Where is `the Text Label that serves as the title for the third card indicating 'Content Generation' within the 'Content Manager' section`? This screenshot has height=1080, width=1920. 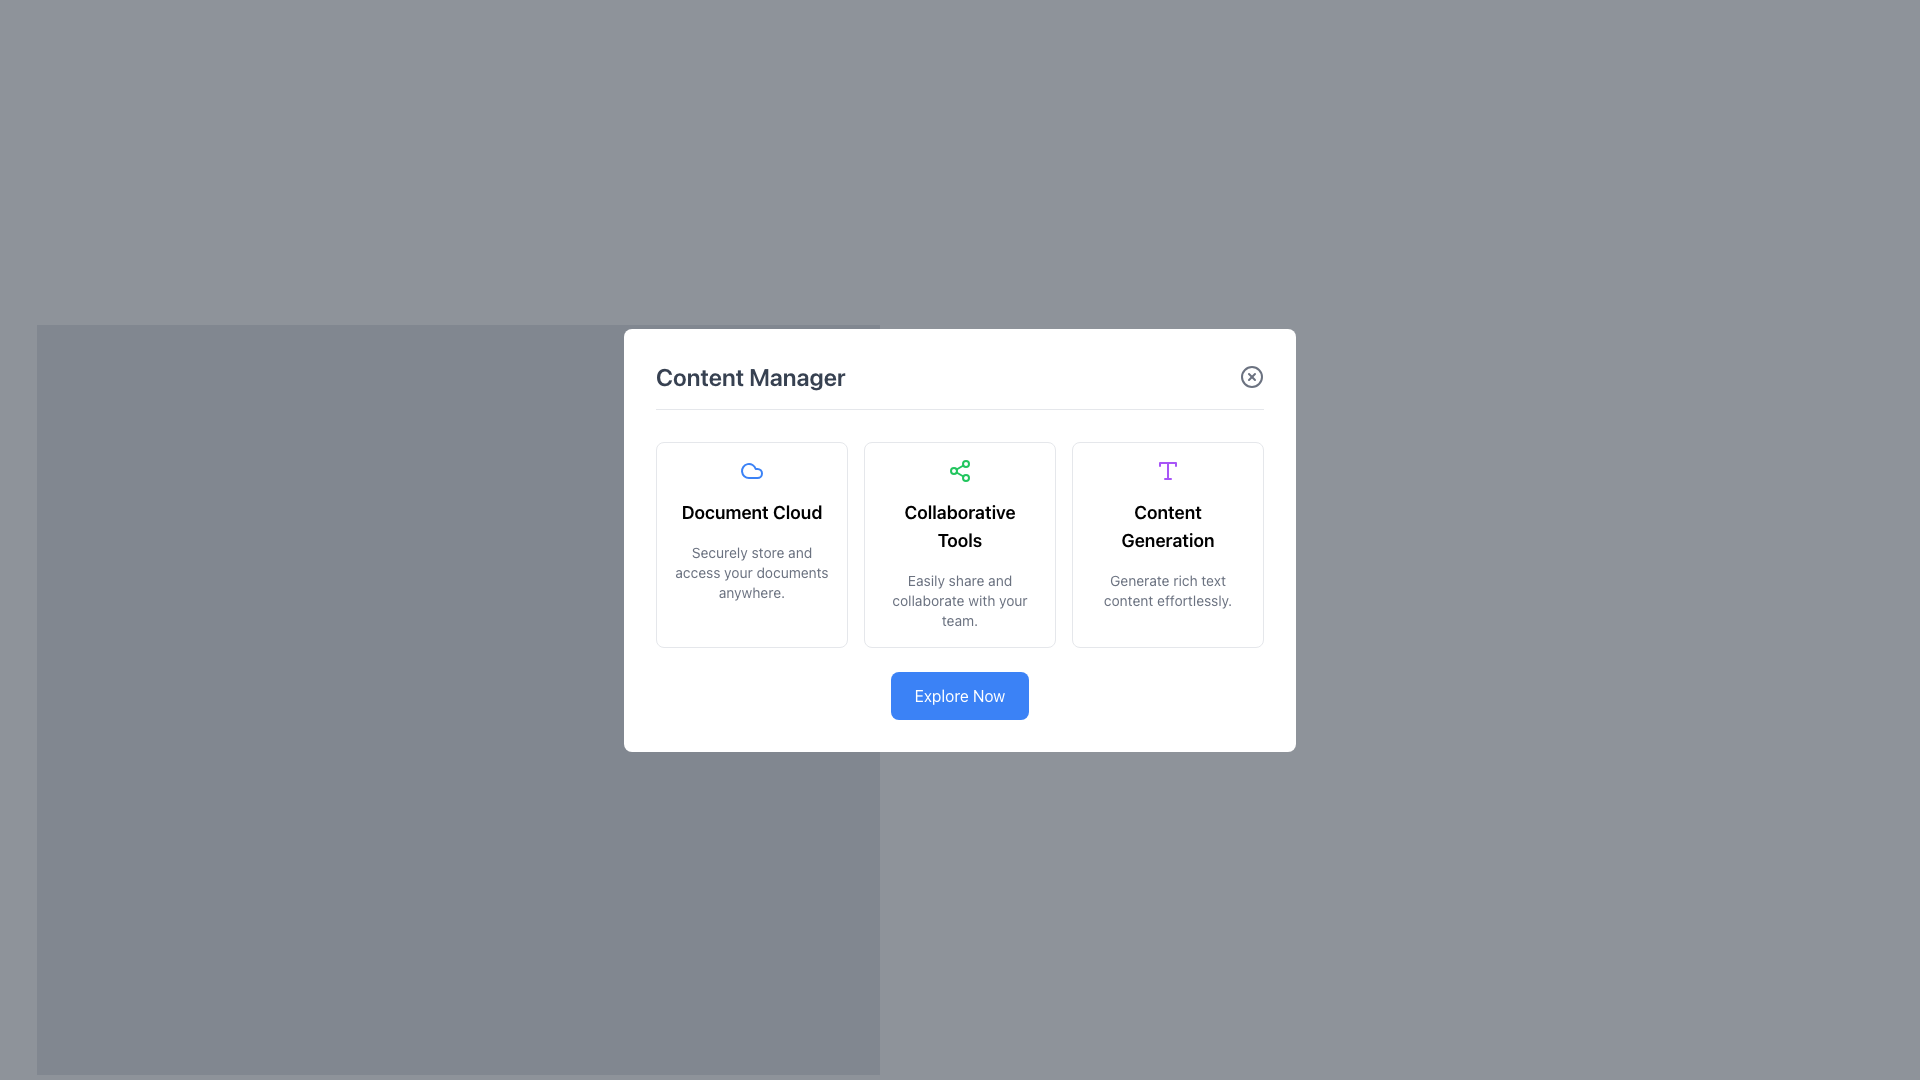 the Text Label that serves as the title for the third card indicating 'Content Generation' within the 'Content Manager' section is located at coordinates (1167, 525).